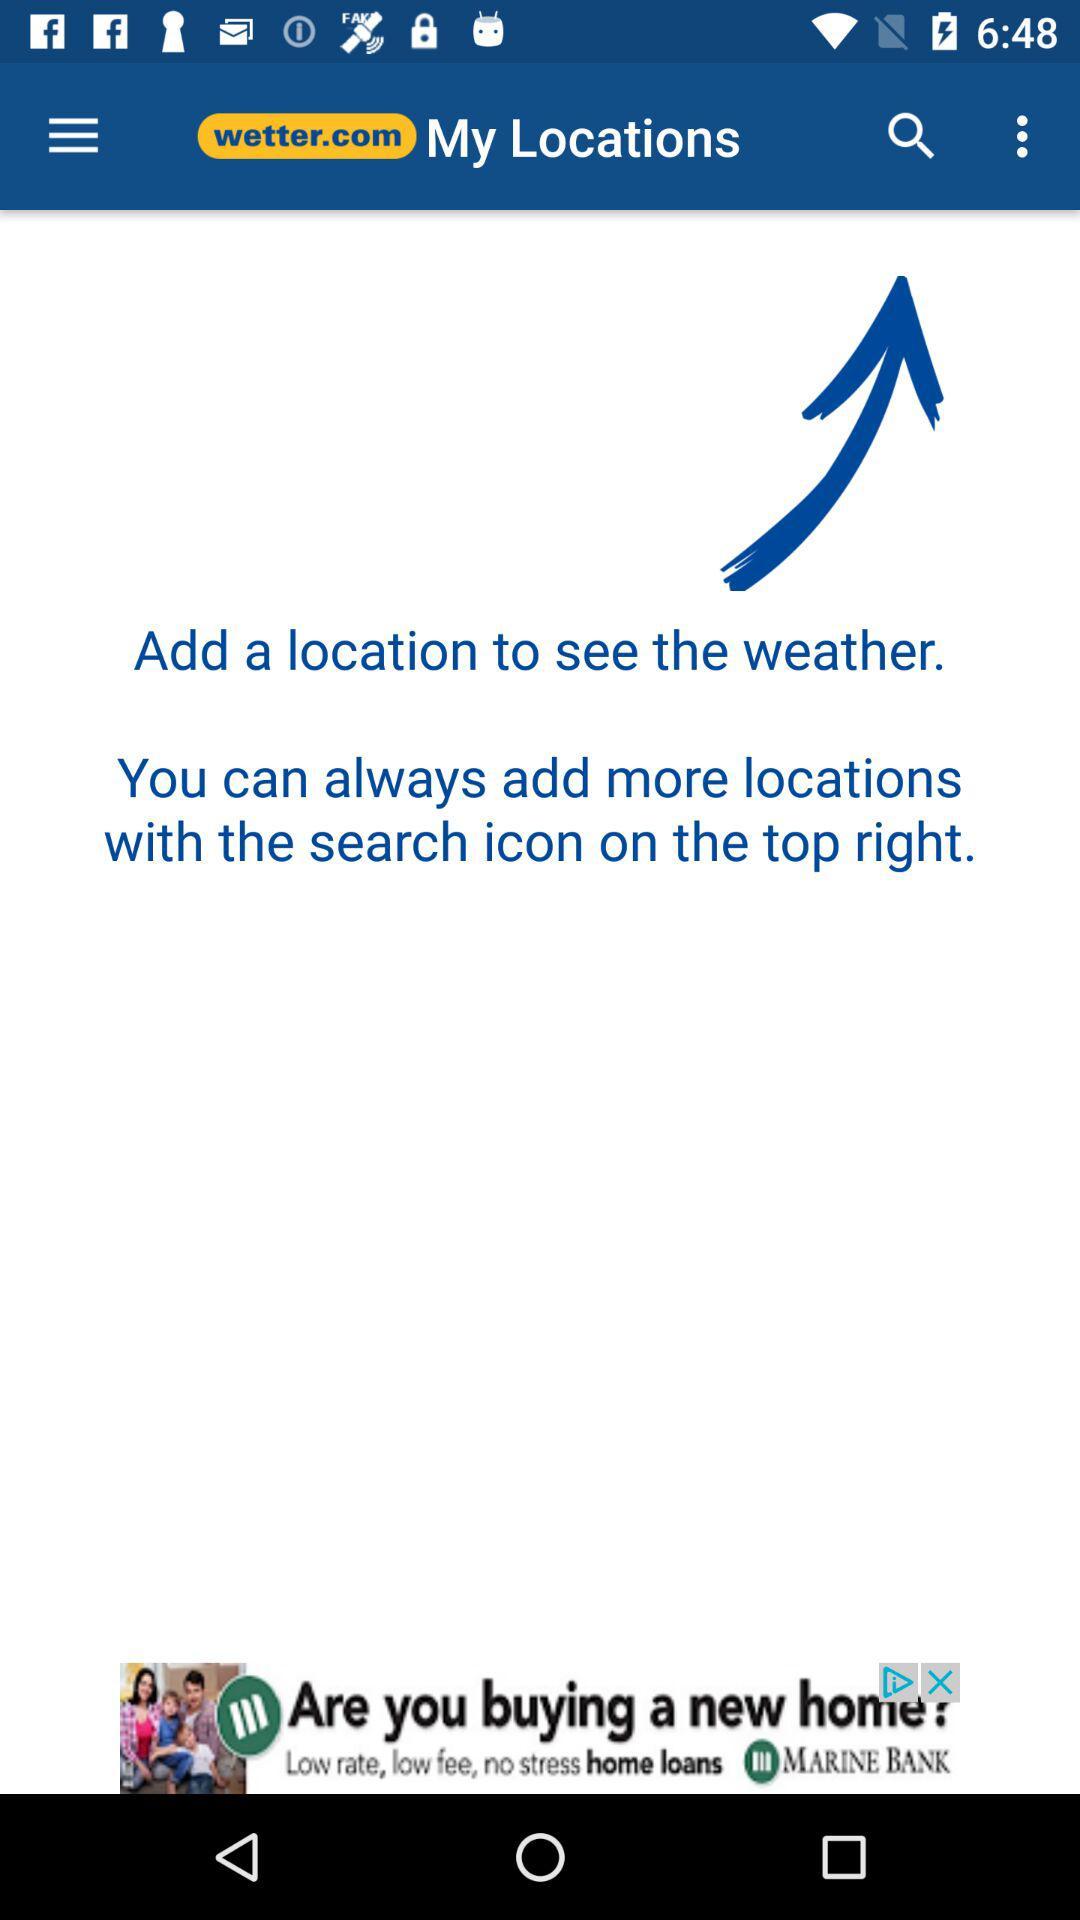 The image size is (1080, 1920). What do you see at coordinates (540, 1727) in the screenshot?
I see `external advertisement` at bounding box center [540, 1727].